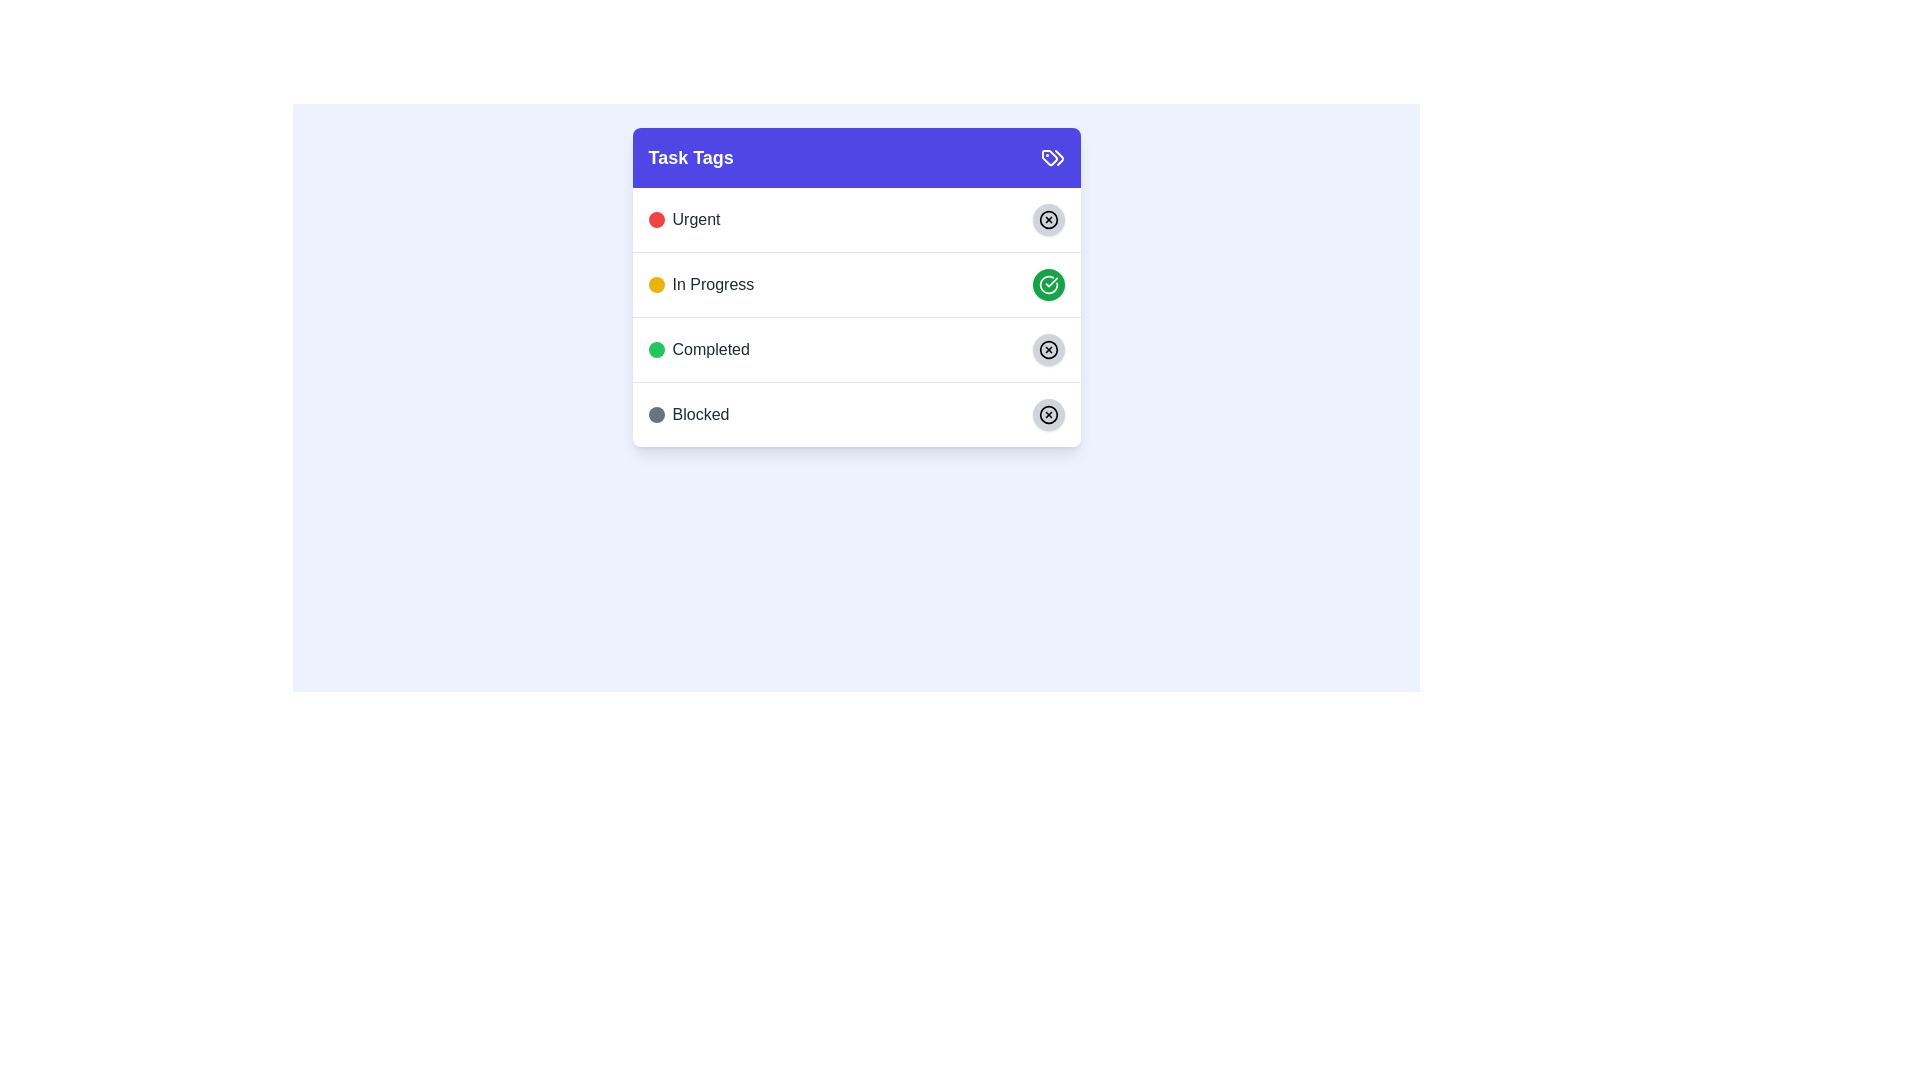 This screenshot has height=1080, width=1920. I want to click on the circular button icon with a cross in its center, located in the fourth row of the 'Task Tags' list, so click(1047, 349).